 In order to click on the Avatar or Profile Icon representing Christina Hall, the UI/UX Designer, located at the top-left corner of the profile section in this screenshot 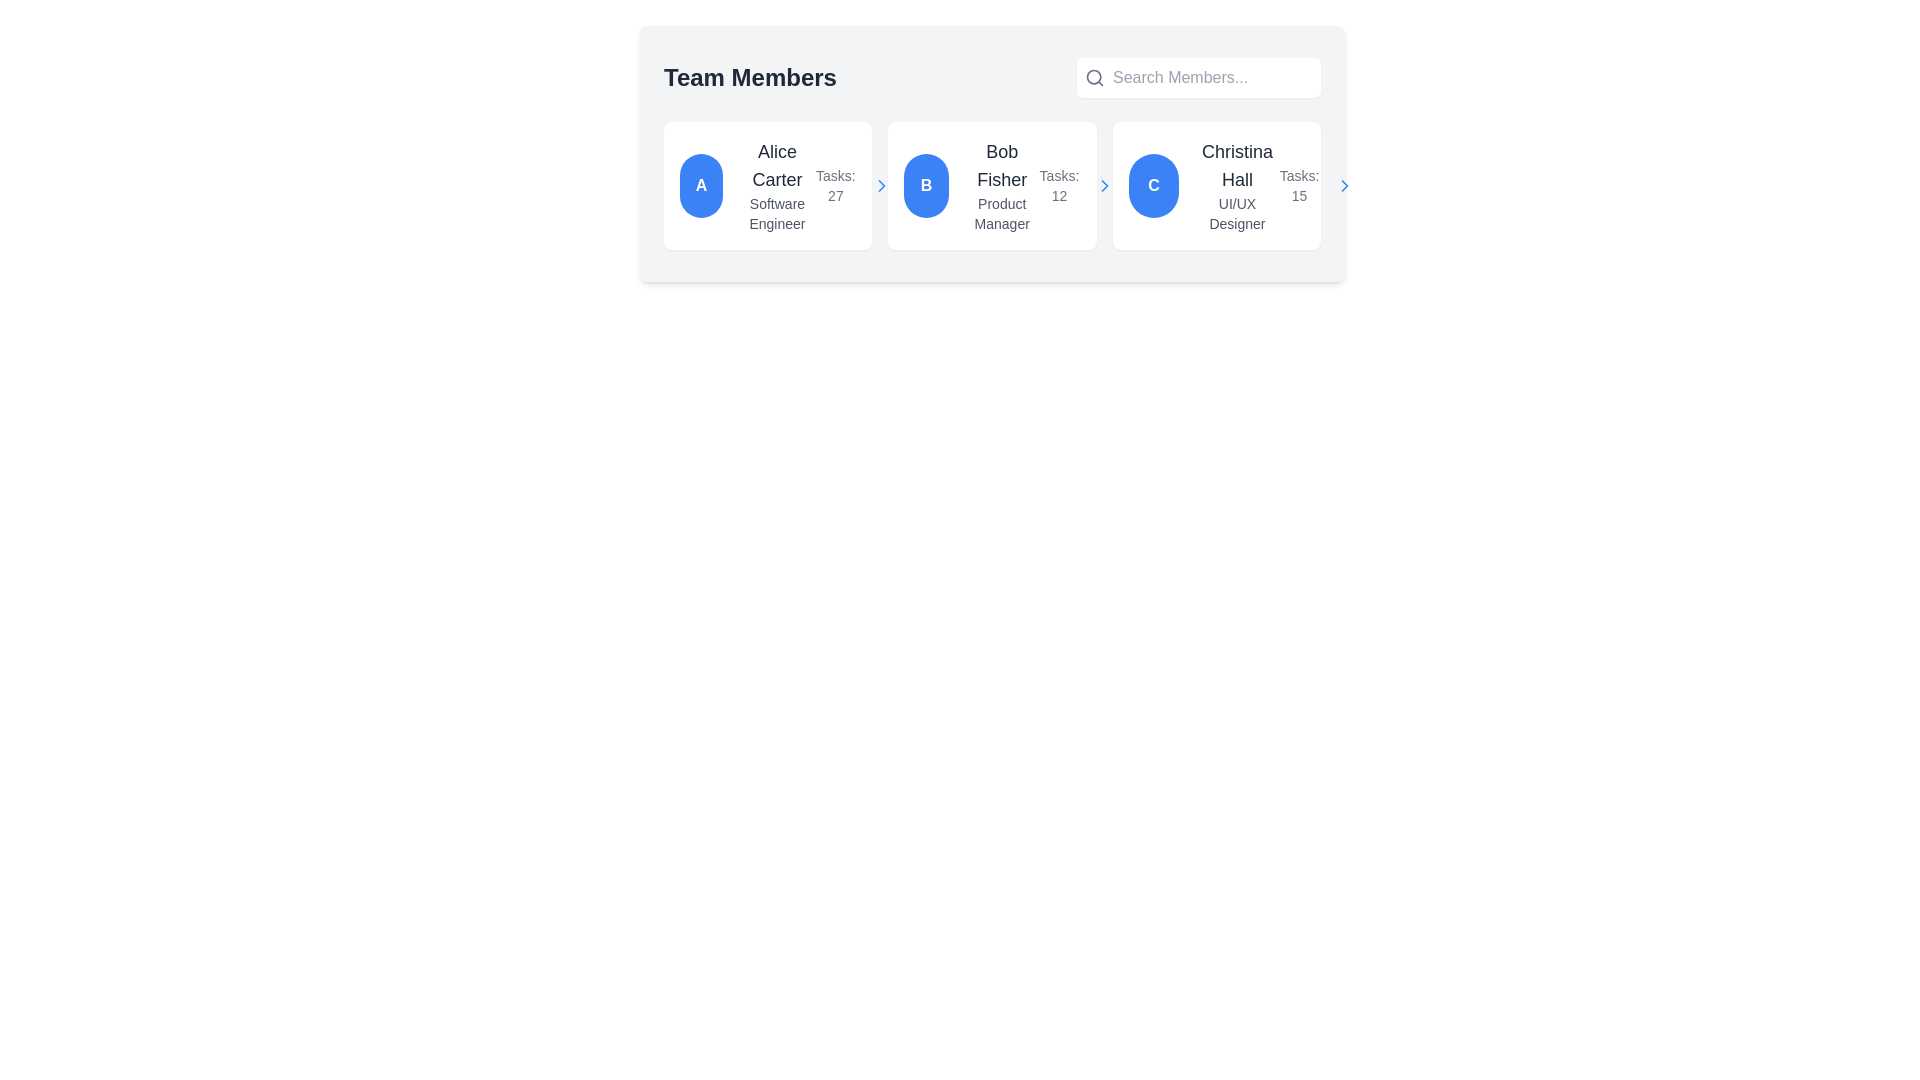, I will do `click(1153, 185)`.